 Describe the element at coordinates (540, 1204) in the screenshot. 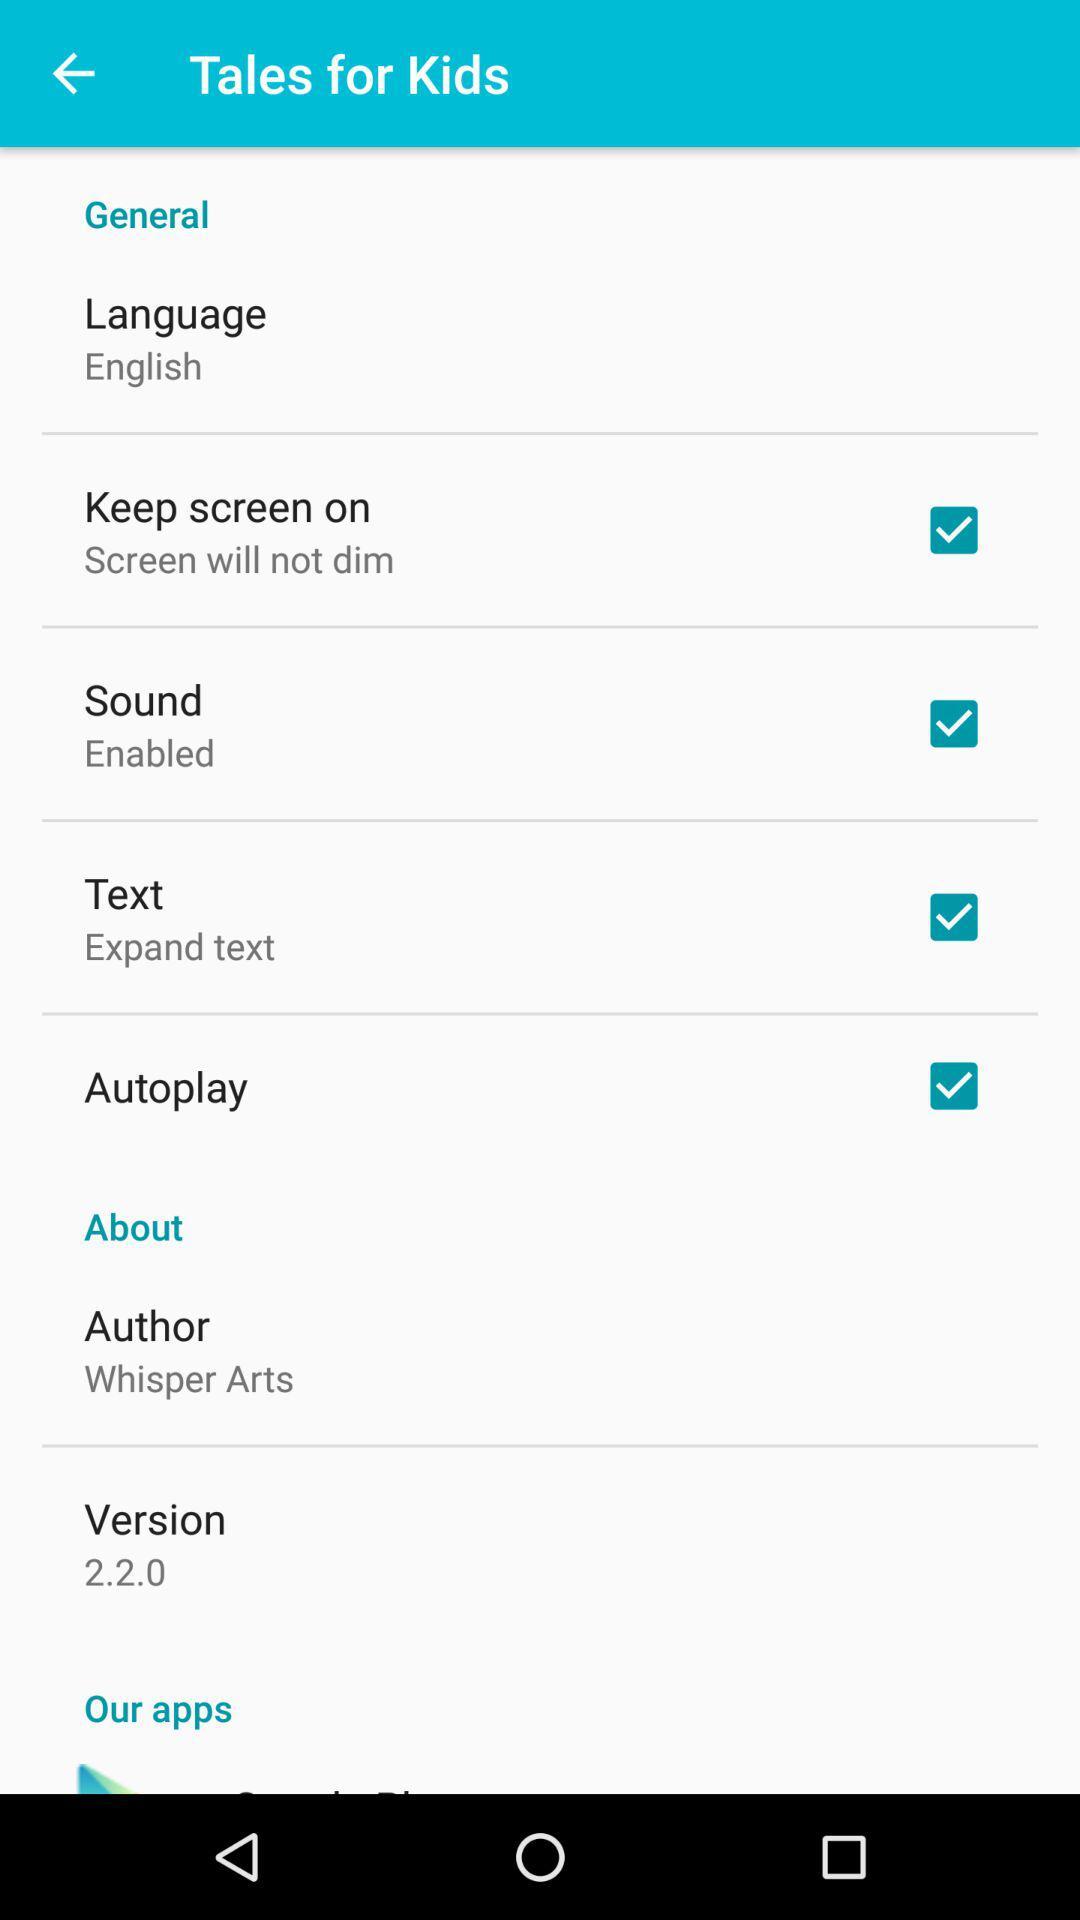

I see `the item at the center` at that location.